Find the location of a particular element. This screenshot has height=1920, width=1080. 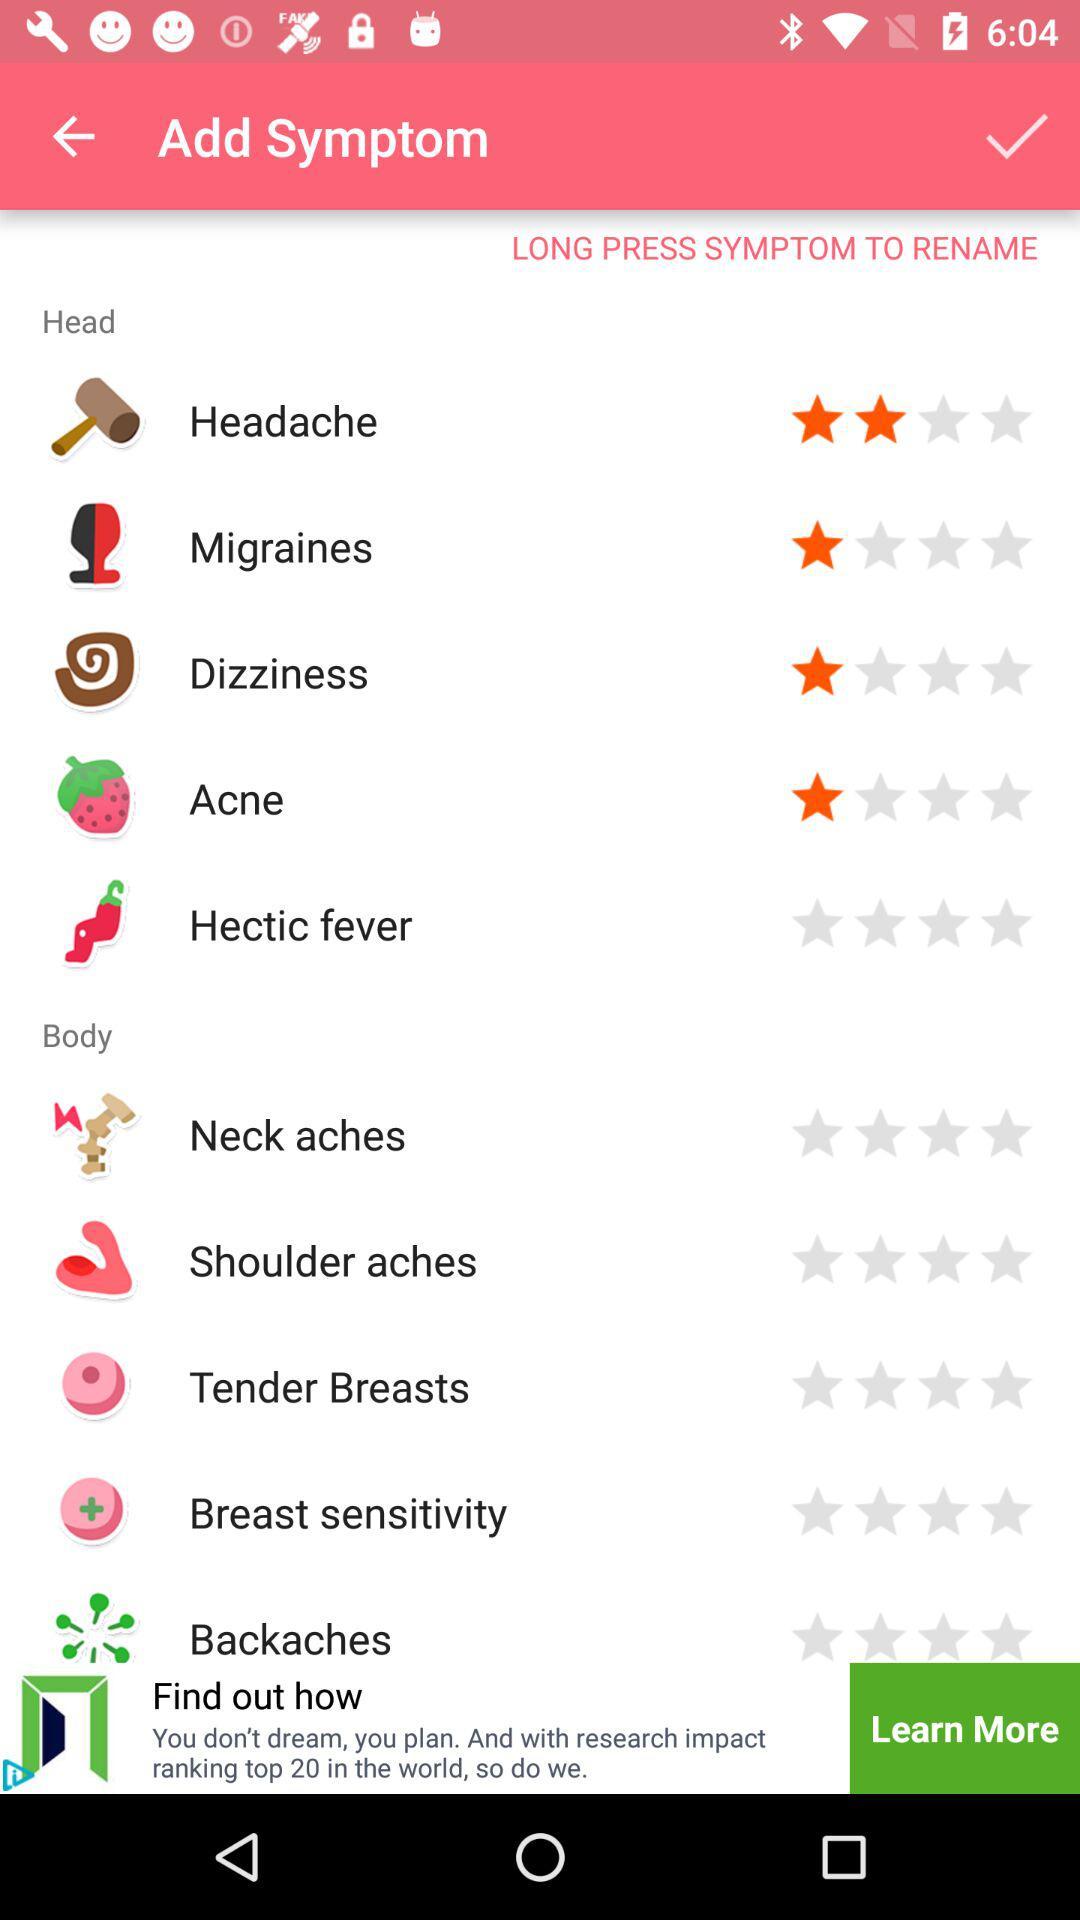

rate four stars is located at coordinates (1006, 1258).